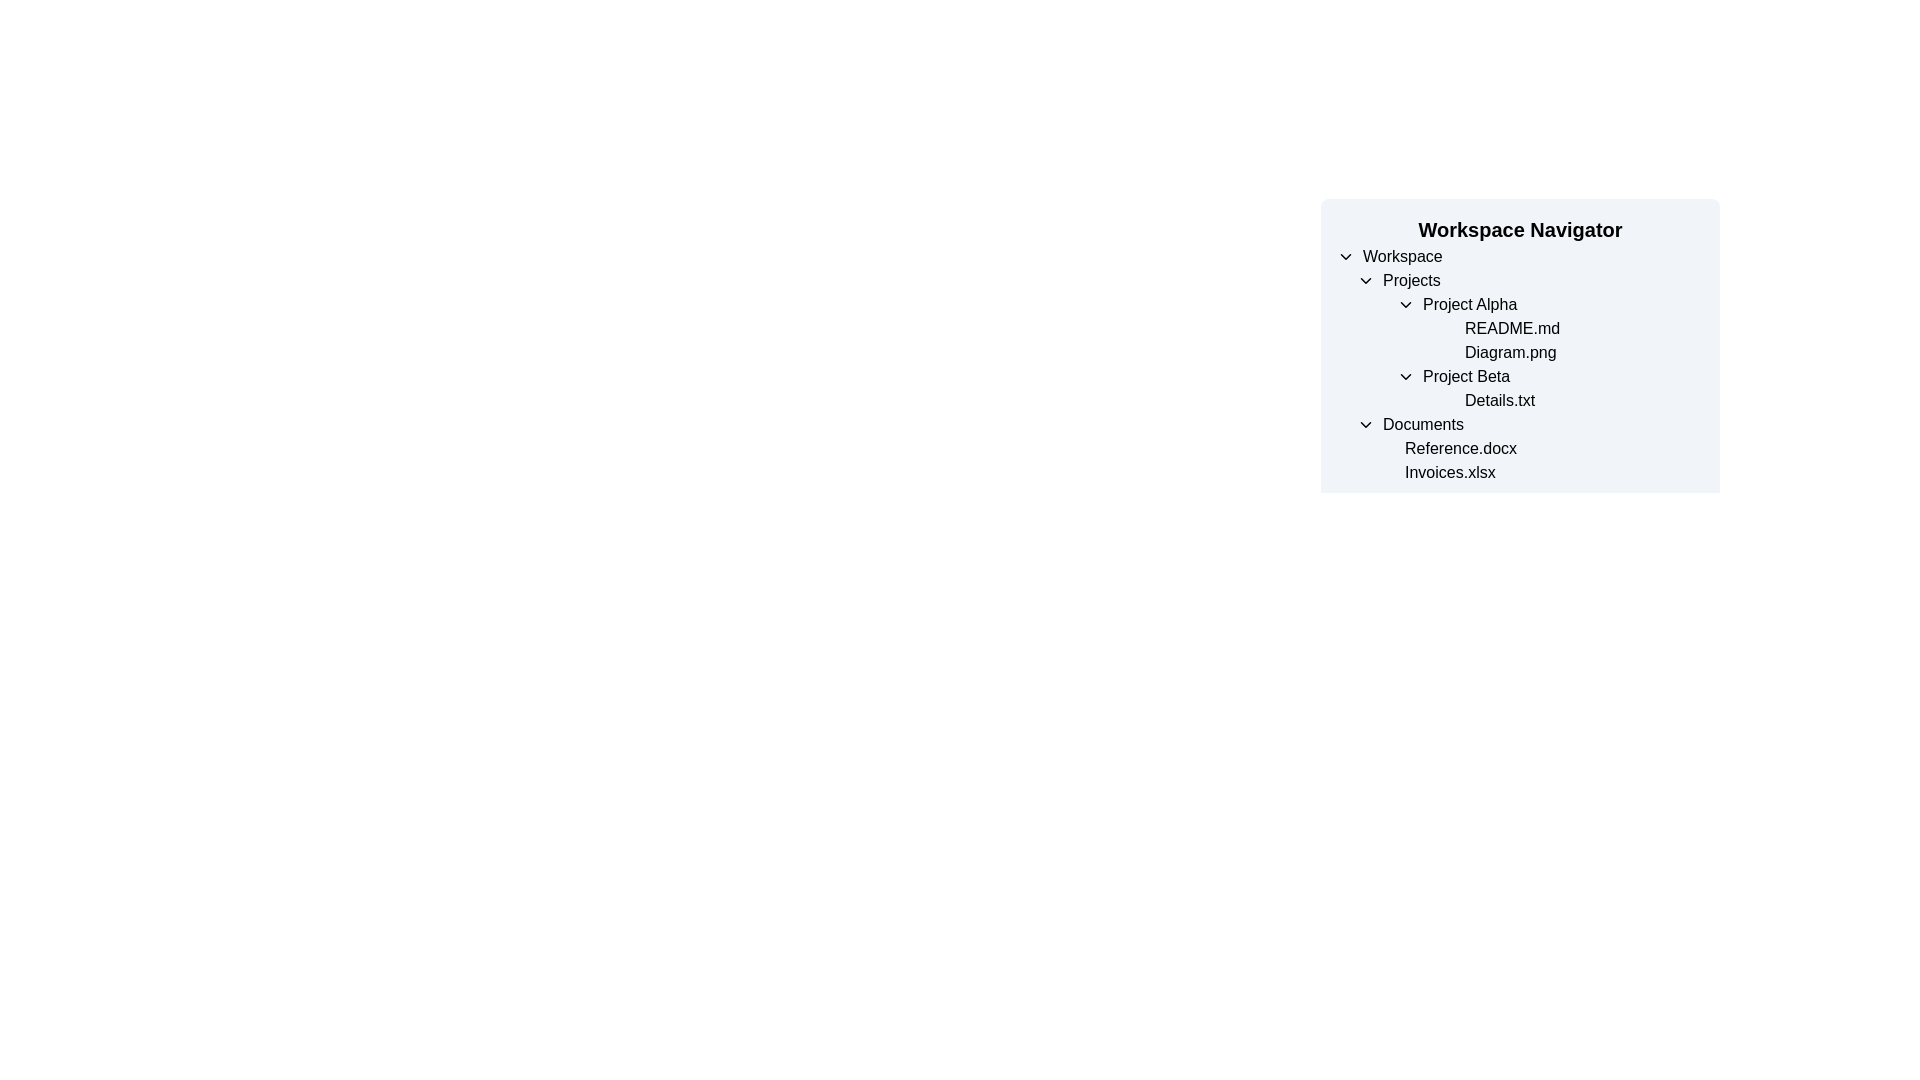 The image size is (1920, 1080). Describe the element at coordinates (1461, 447) in the screenshot. I see `the 'Reference.docx' label located in the 'Documents' section of the 'Workspace Navigator' panel` at that location.